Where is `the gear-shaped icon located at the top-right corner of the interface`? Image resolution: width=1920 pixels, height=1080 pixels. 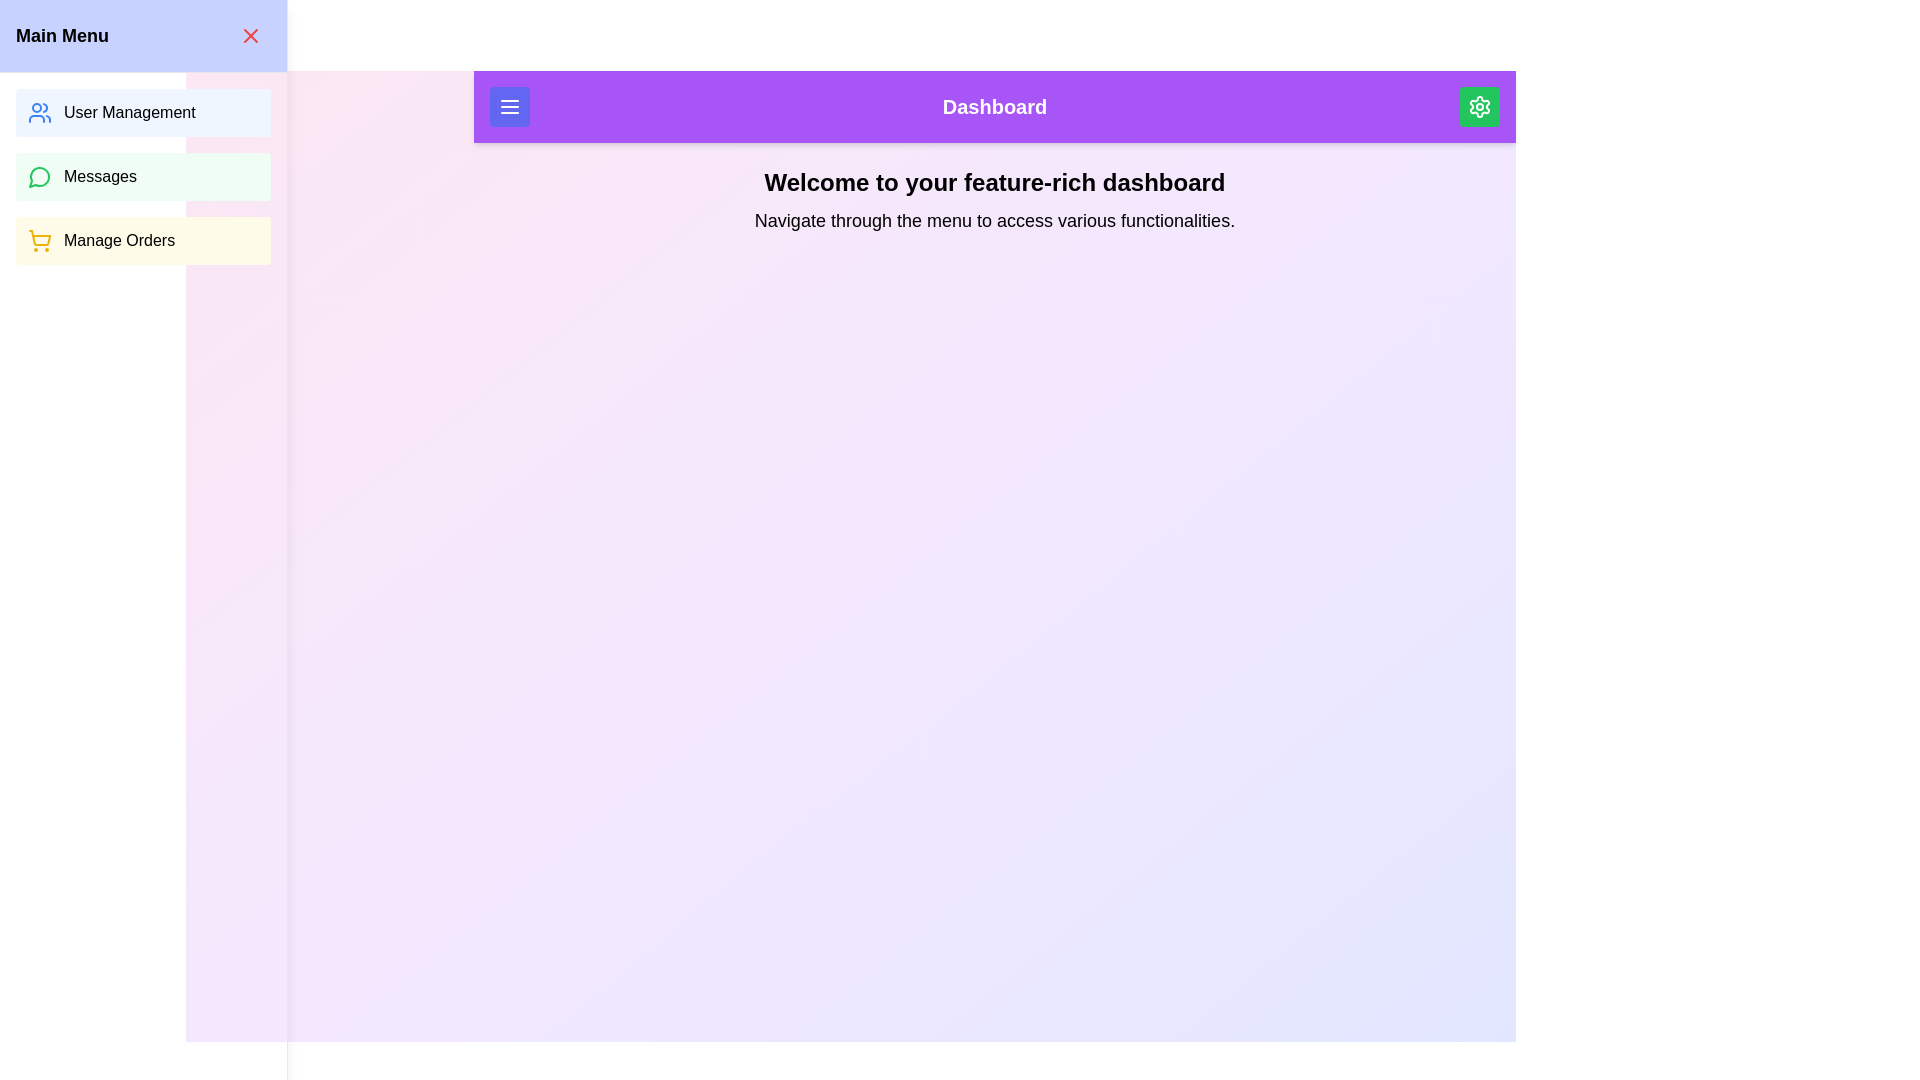
the gear-shaped icon located at the top-right corner of the interface is located at coordinates (1479, 107).